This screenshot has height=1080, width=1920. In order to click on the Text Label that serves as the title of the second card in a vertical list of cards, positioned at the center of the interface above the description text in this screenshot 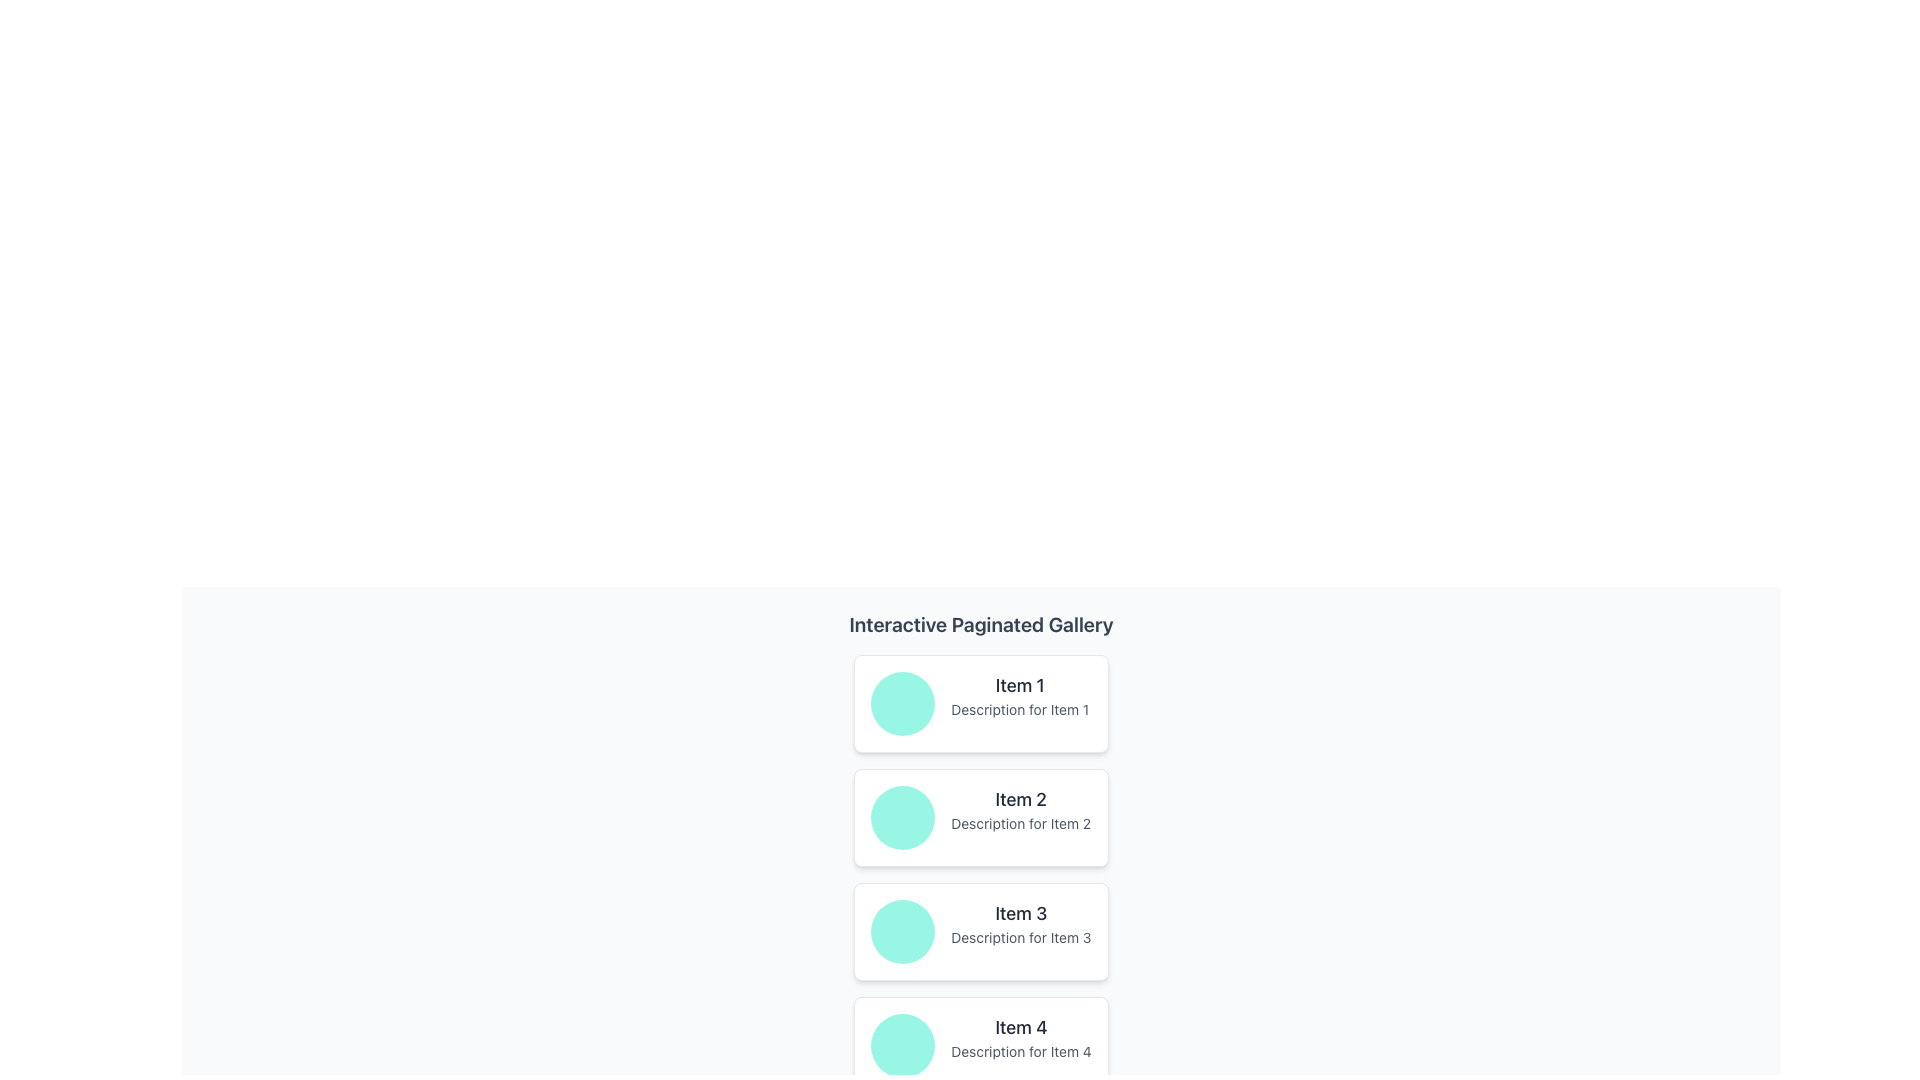, I will do `click(1021, 798)`.